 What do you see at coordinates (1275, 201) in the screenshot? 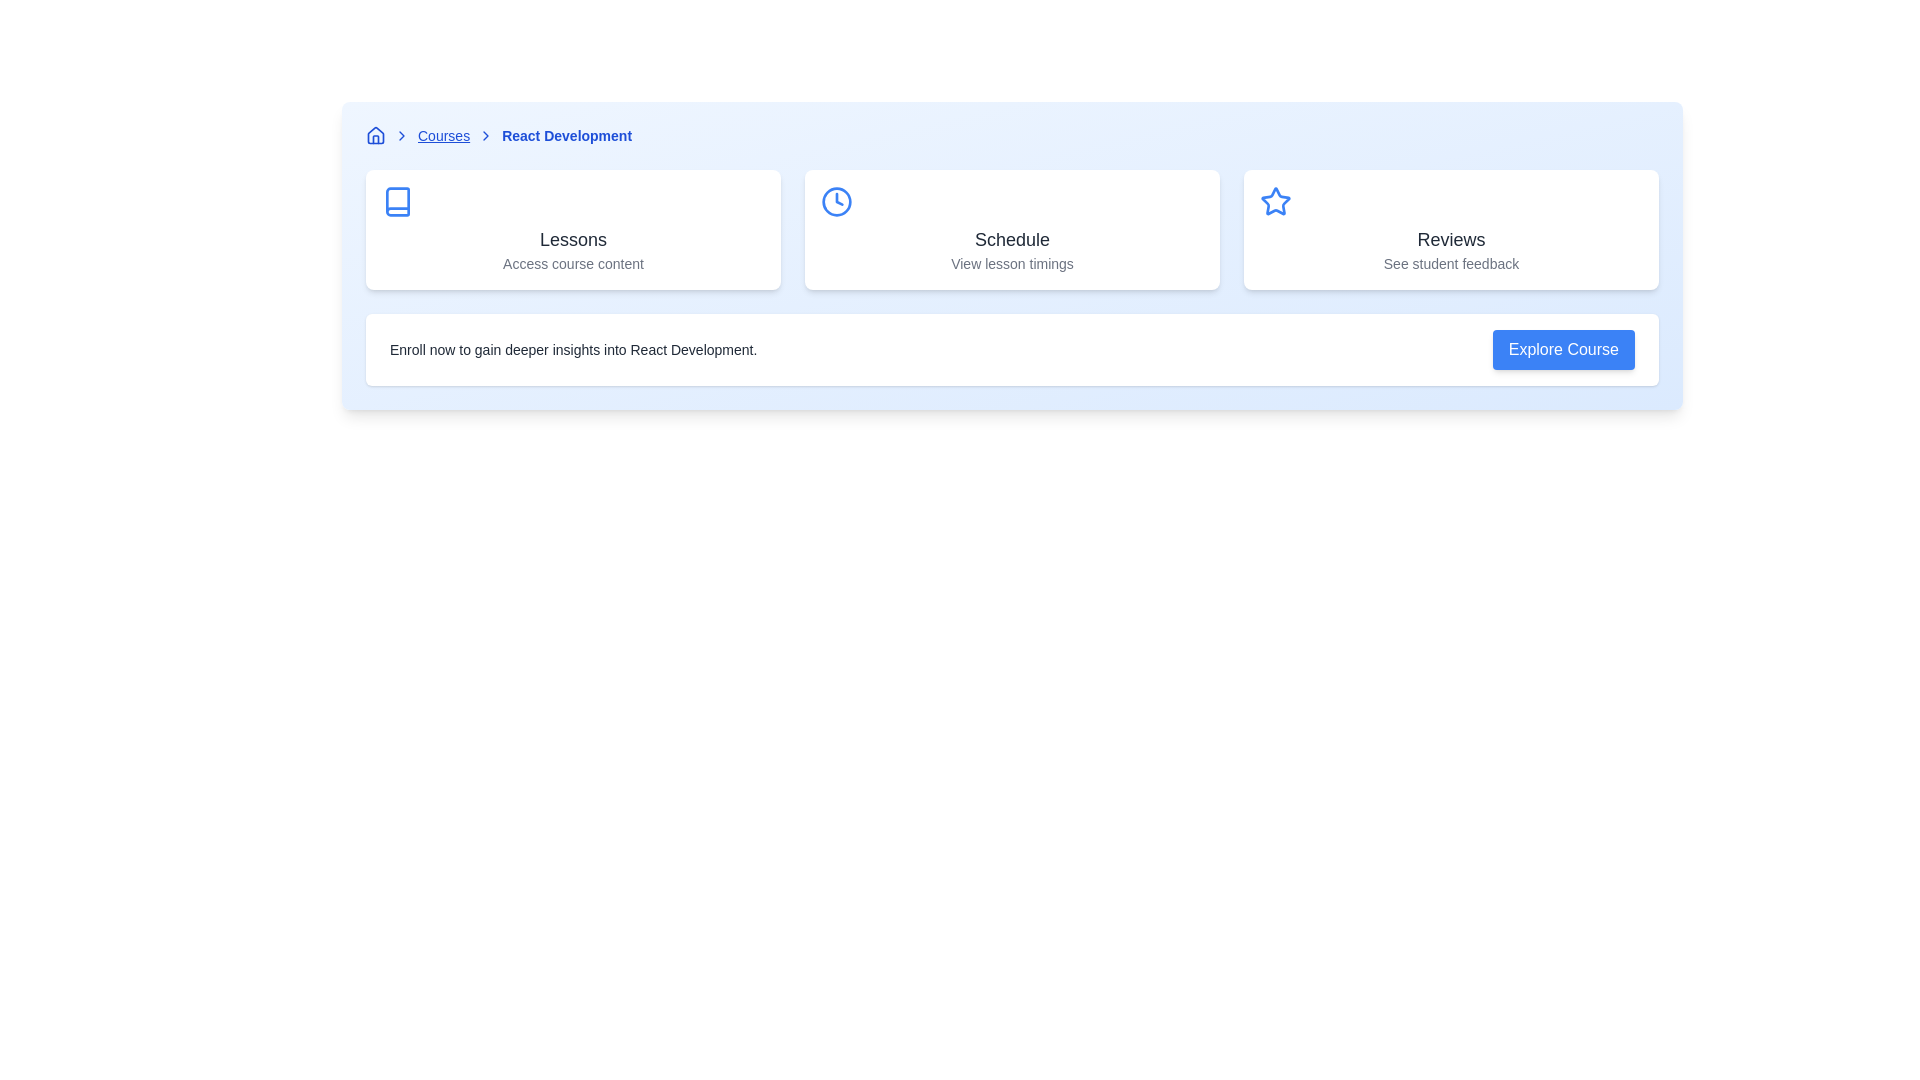
I see `the decorative icon associated with the 'Reviews' module, located to the right of the 'Schedule' module` at bounding box center [1275, 201].